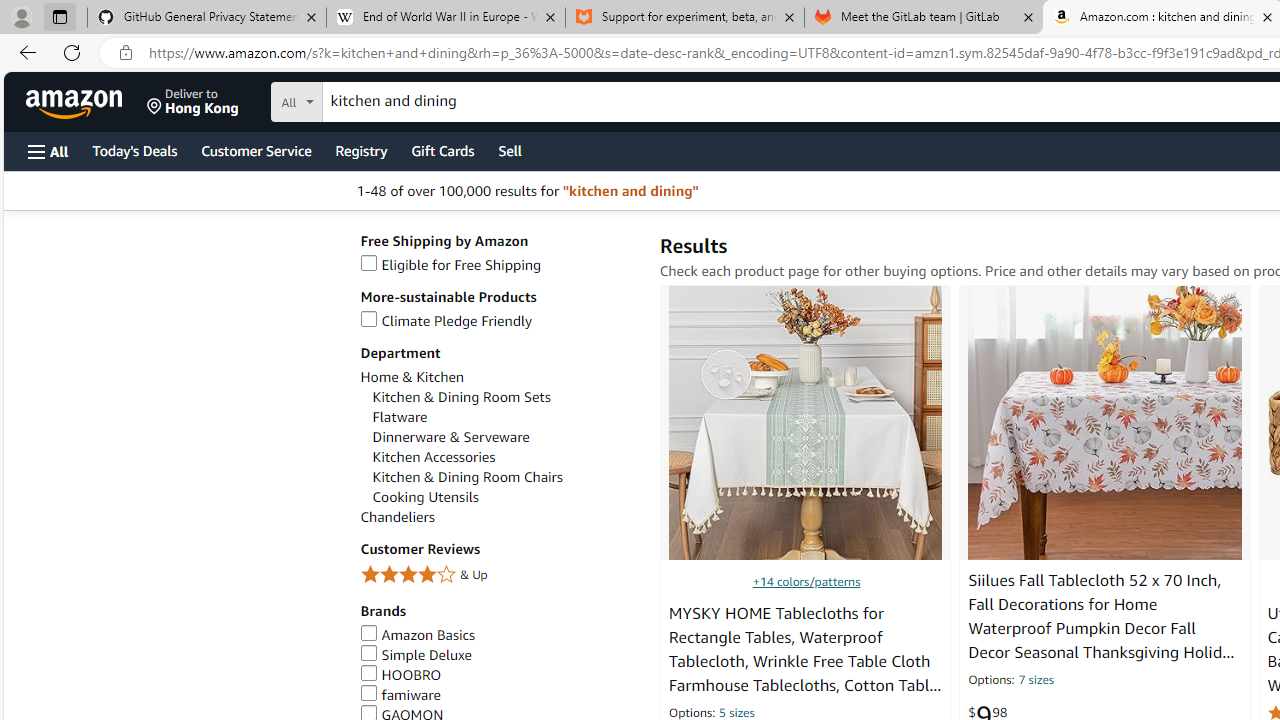 The width and height of the screenshot is (1280, 720). What do you see at coordinates (424, 496) in the screenshot?
I see `'Cooking Utensils'` at bounding box center [424, 496].